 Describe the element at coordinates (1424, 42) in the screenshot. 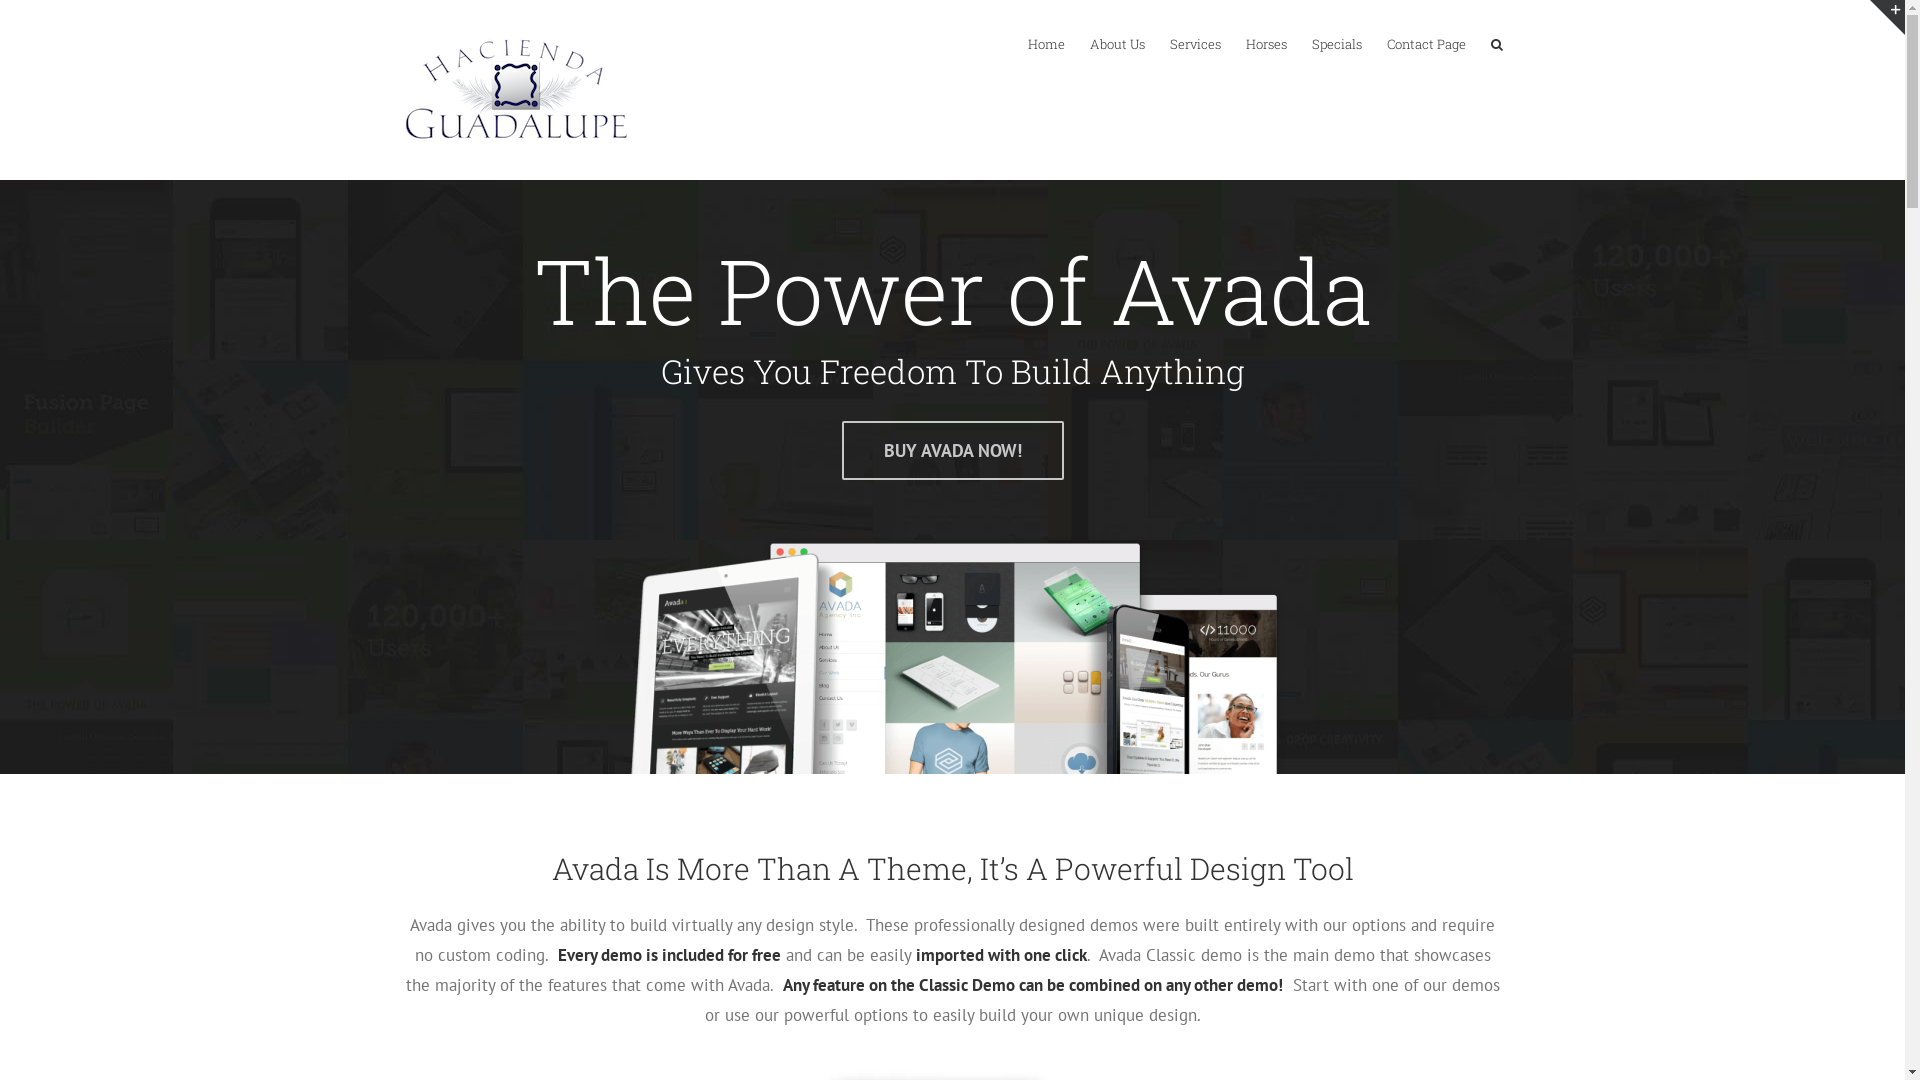

I see `'Contact Page'` at that location.